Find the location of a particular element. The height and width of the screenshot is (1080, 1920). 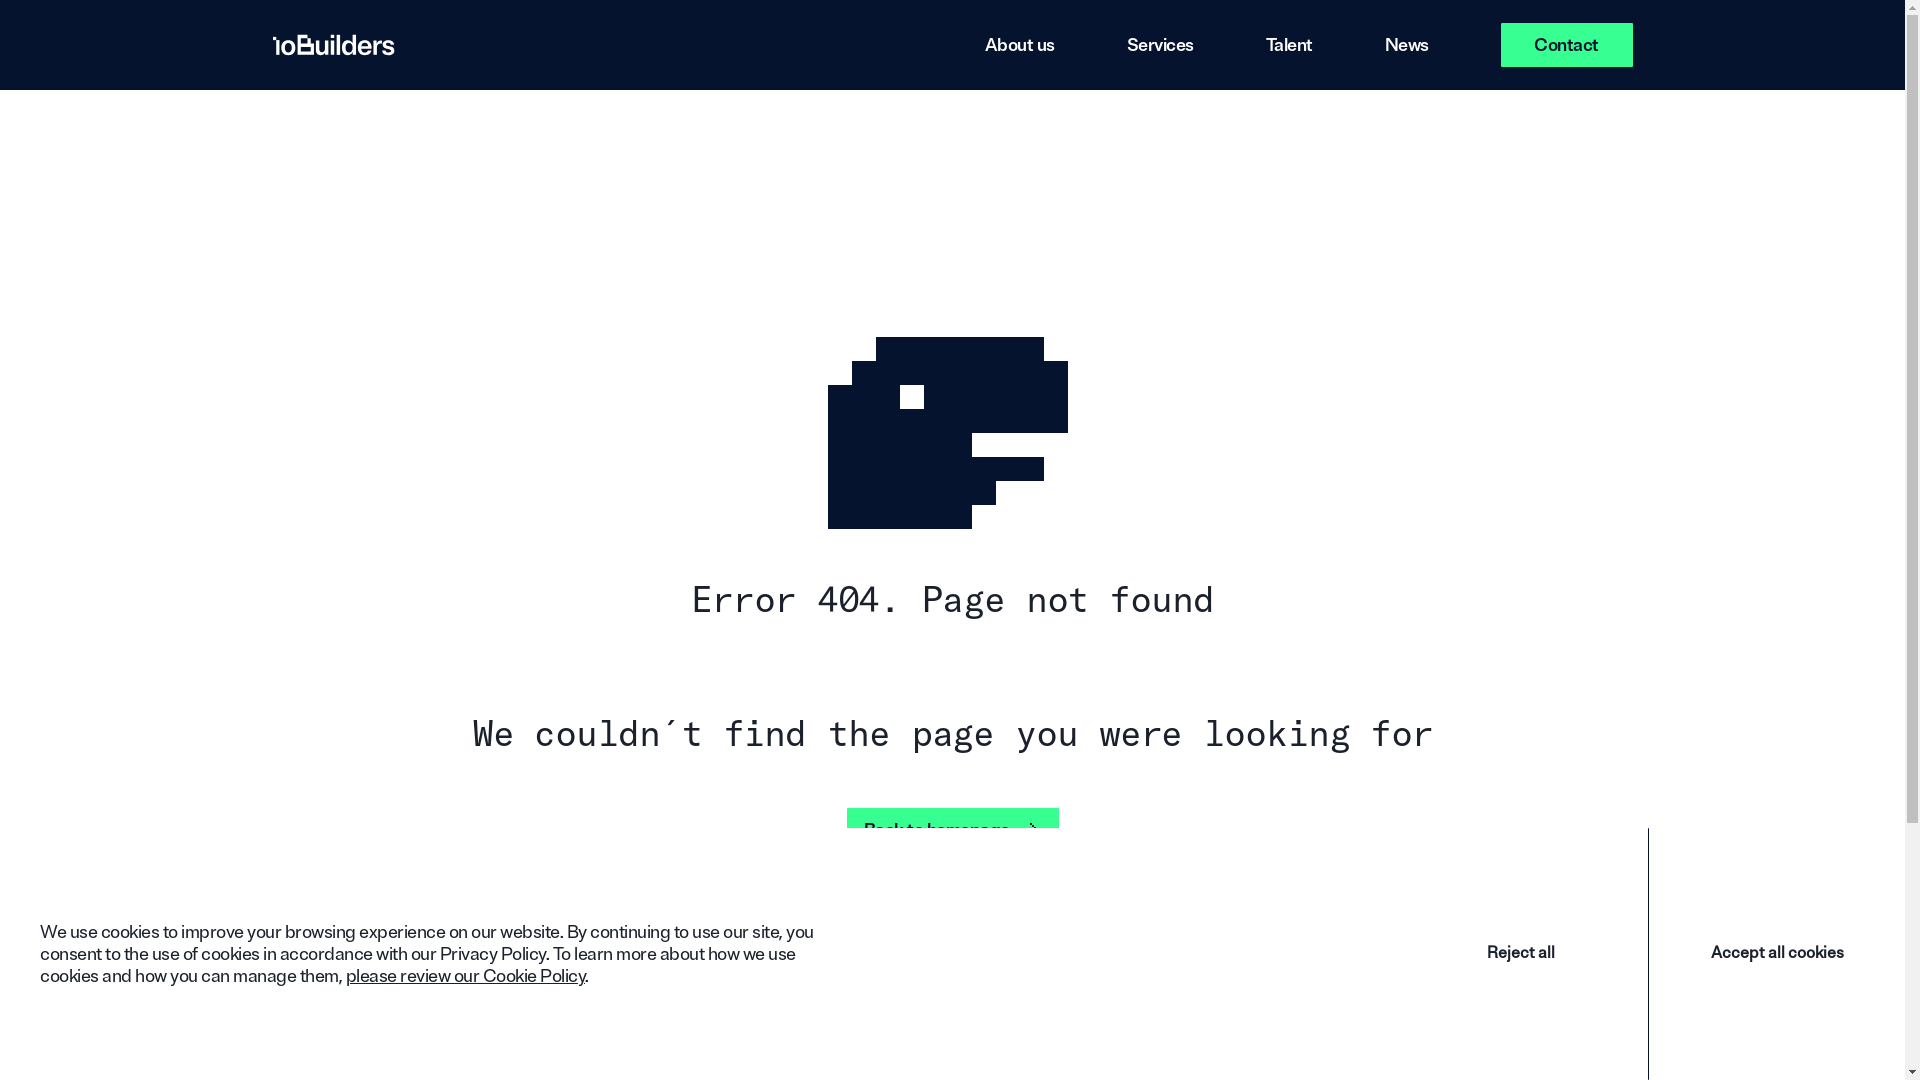

'News' is located at coordinates (1405, 45).